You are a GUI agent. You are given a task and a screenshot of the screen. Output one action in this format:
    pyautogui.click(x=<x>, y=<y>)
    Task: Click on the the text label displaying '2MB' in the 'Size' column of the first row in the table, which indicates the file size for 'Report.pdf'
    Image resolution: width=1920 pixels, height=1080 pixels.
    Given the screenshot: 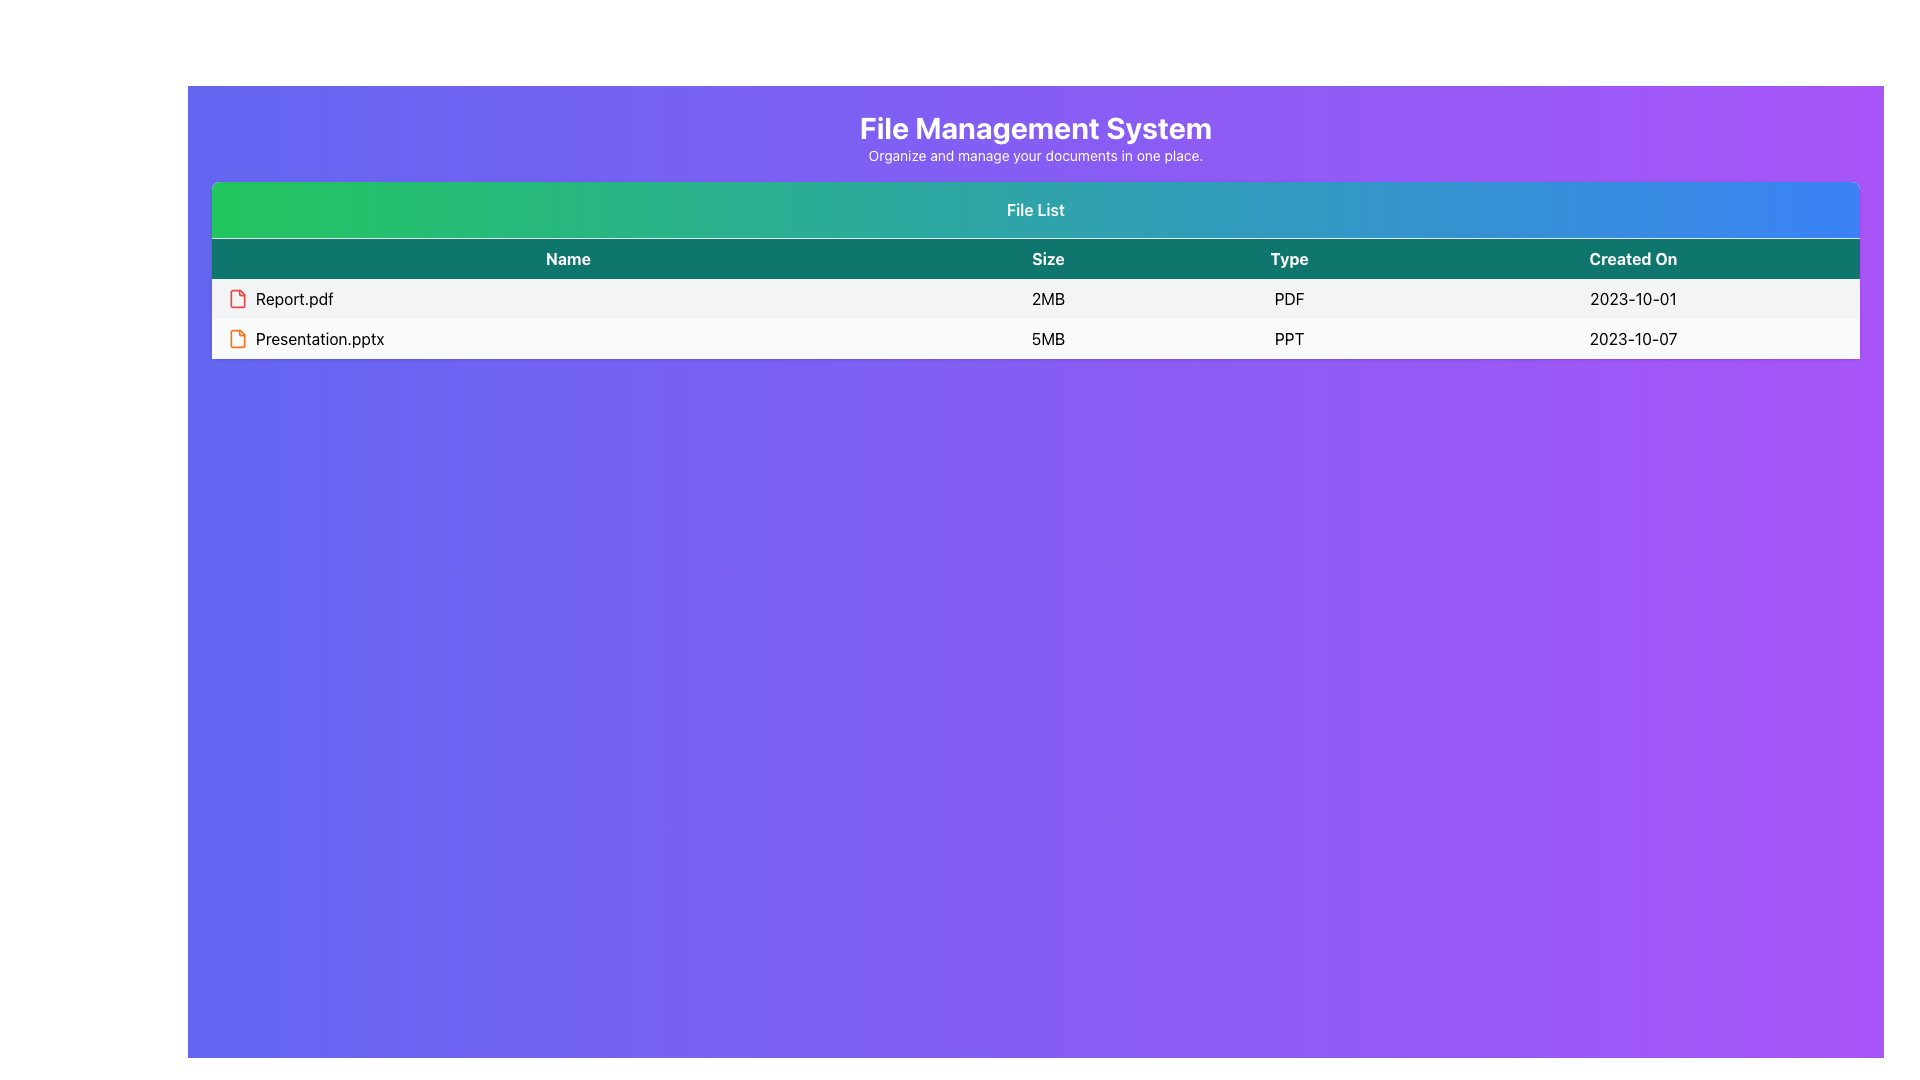 What is the action you would take?
    pyautogui.click(x=1047, y=299)
    